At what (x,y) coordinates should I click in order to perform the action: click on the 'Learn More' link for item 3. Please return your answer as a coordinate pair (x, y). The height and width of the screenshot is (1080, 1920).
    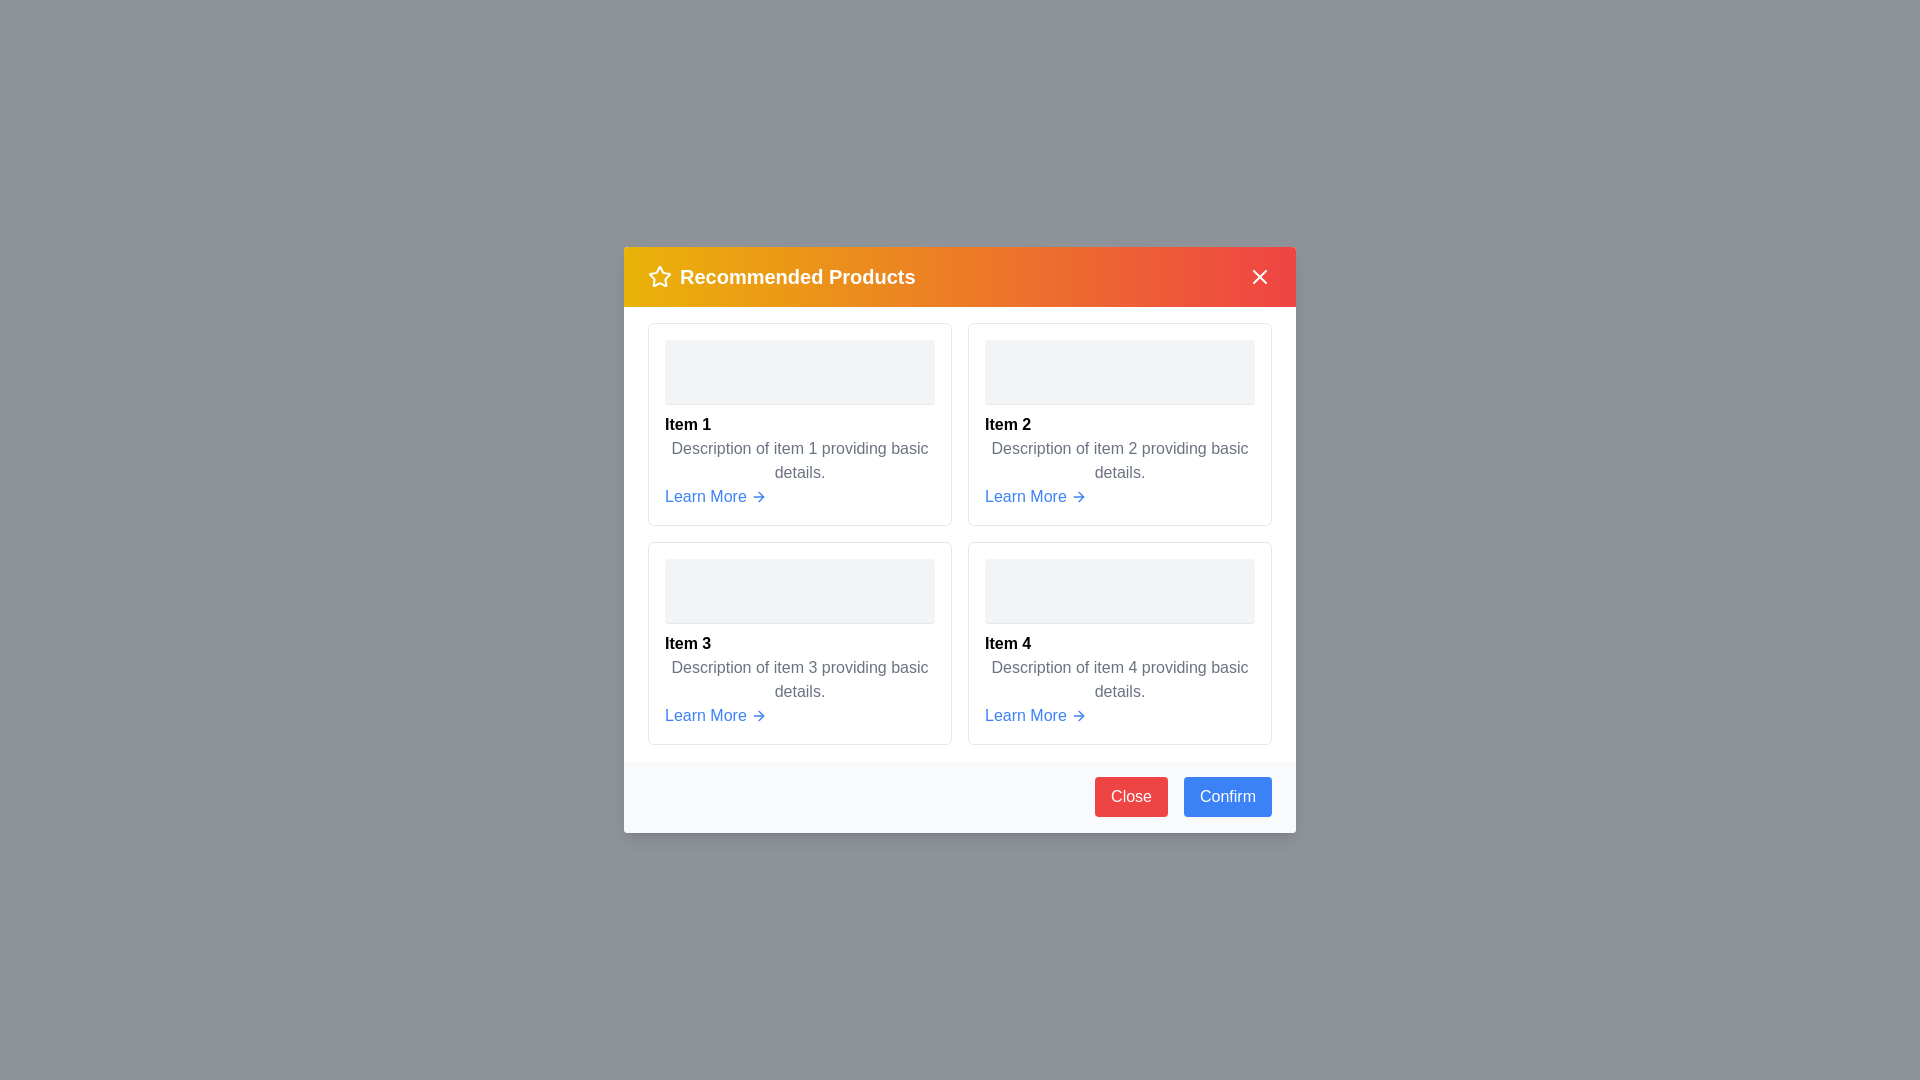
    Looking at the image, I should click on (715, 715).